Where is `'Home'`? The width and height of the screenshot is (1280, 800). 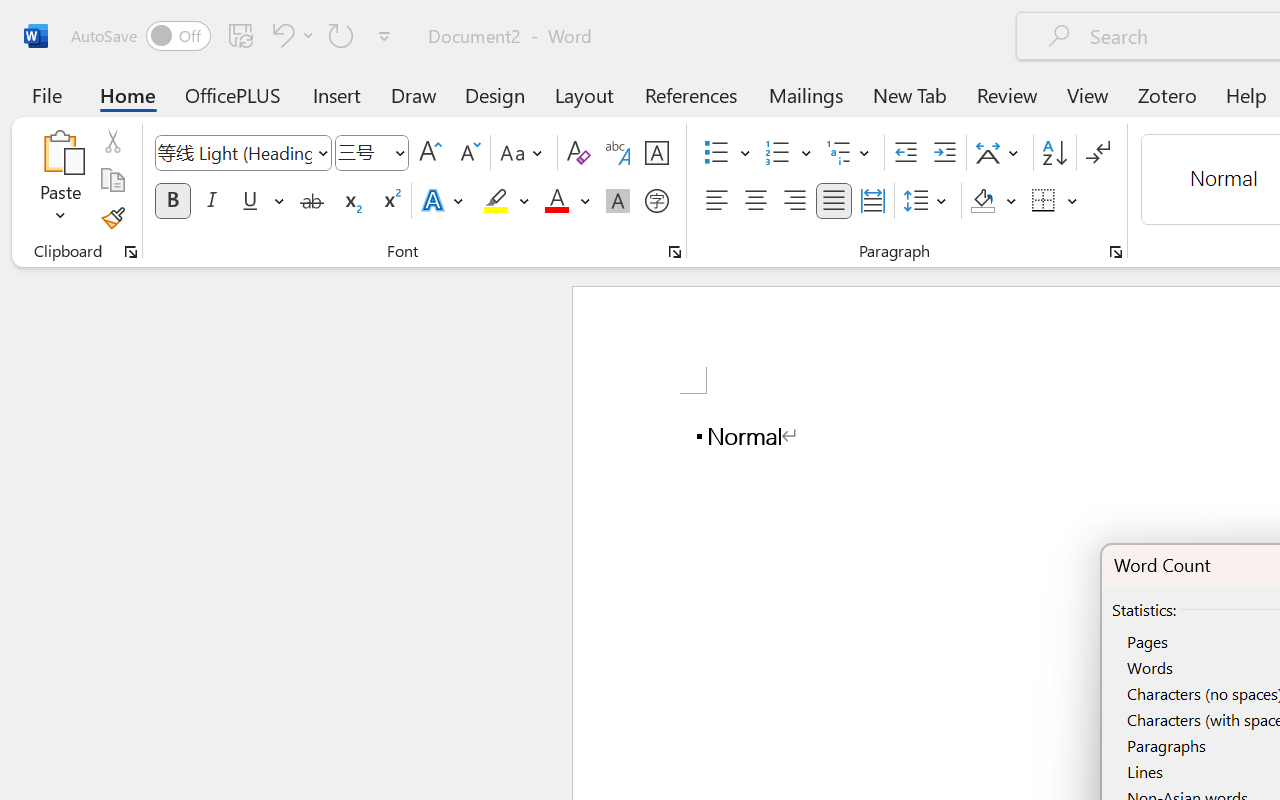 'Home' is located at coordinates (127, 94).